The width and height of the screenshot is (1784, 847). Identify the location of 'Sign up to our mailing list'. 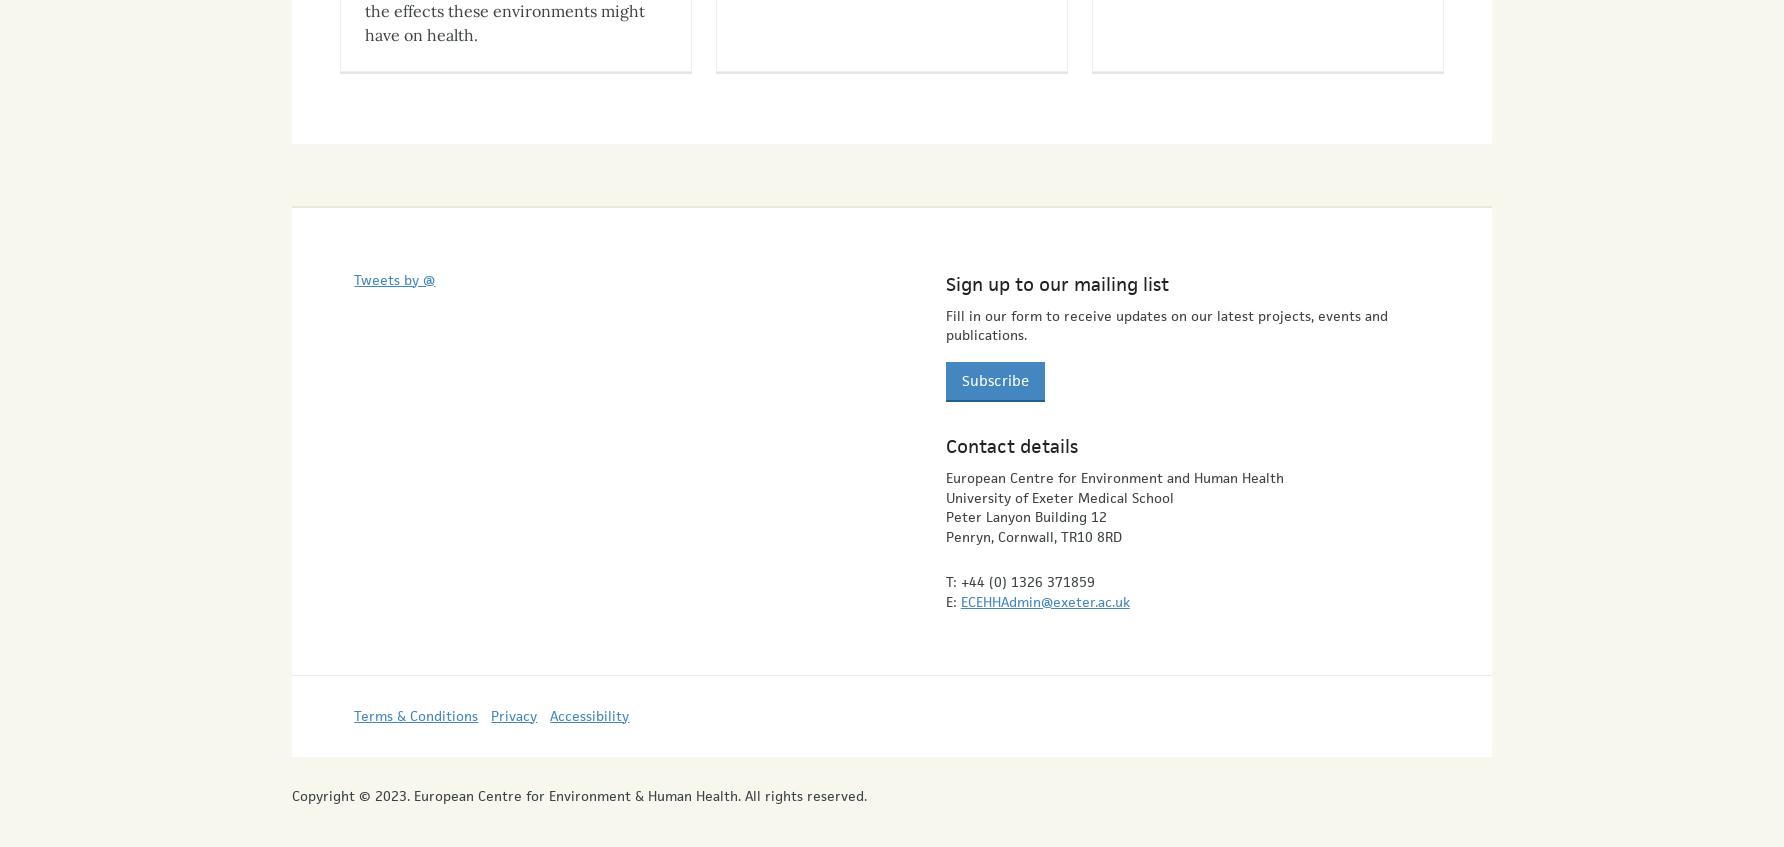
(1055, 264).